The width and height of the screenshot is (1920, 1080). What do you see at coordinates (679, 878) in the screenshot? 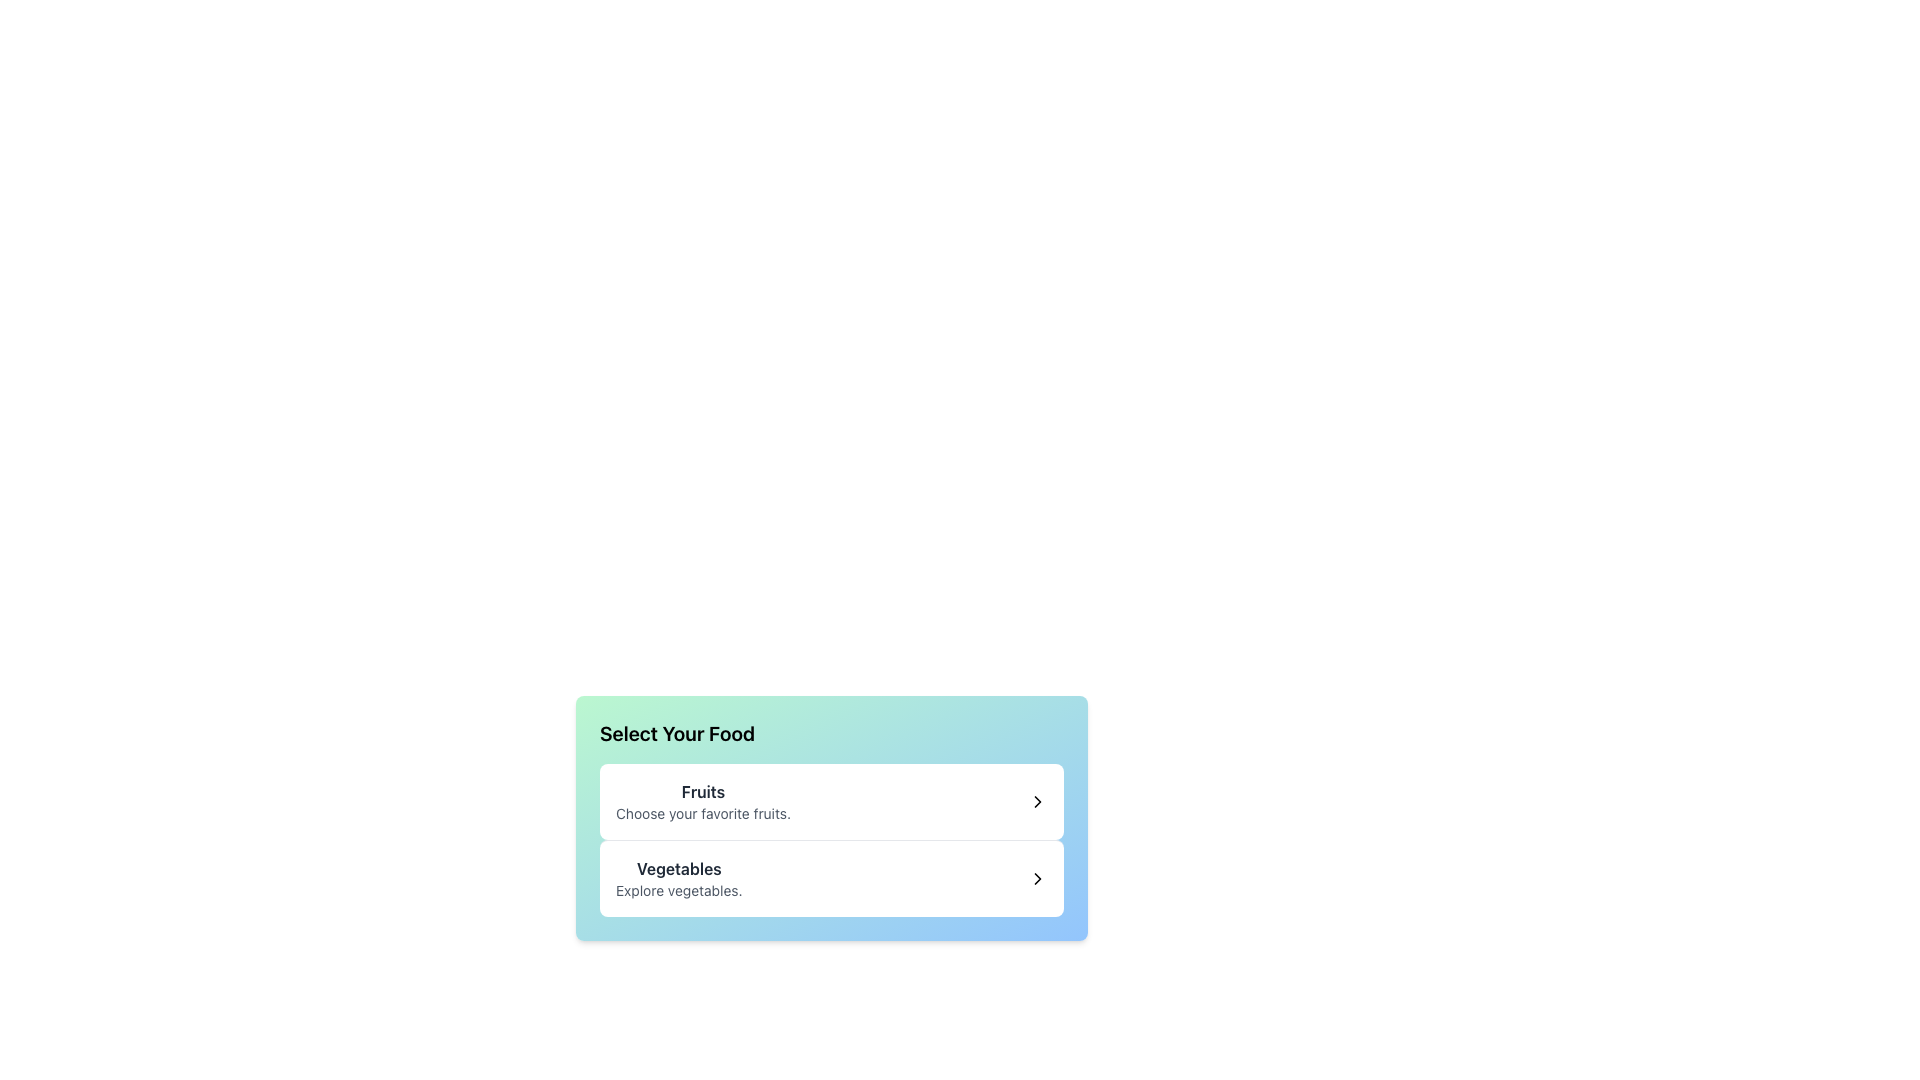
I see `the Text block containing bold text 'Vegetables' and lighter gray text 'Explore vegetables.' located in the second option group under 'Select Your Food.'` at bounding box center [679, 878].